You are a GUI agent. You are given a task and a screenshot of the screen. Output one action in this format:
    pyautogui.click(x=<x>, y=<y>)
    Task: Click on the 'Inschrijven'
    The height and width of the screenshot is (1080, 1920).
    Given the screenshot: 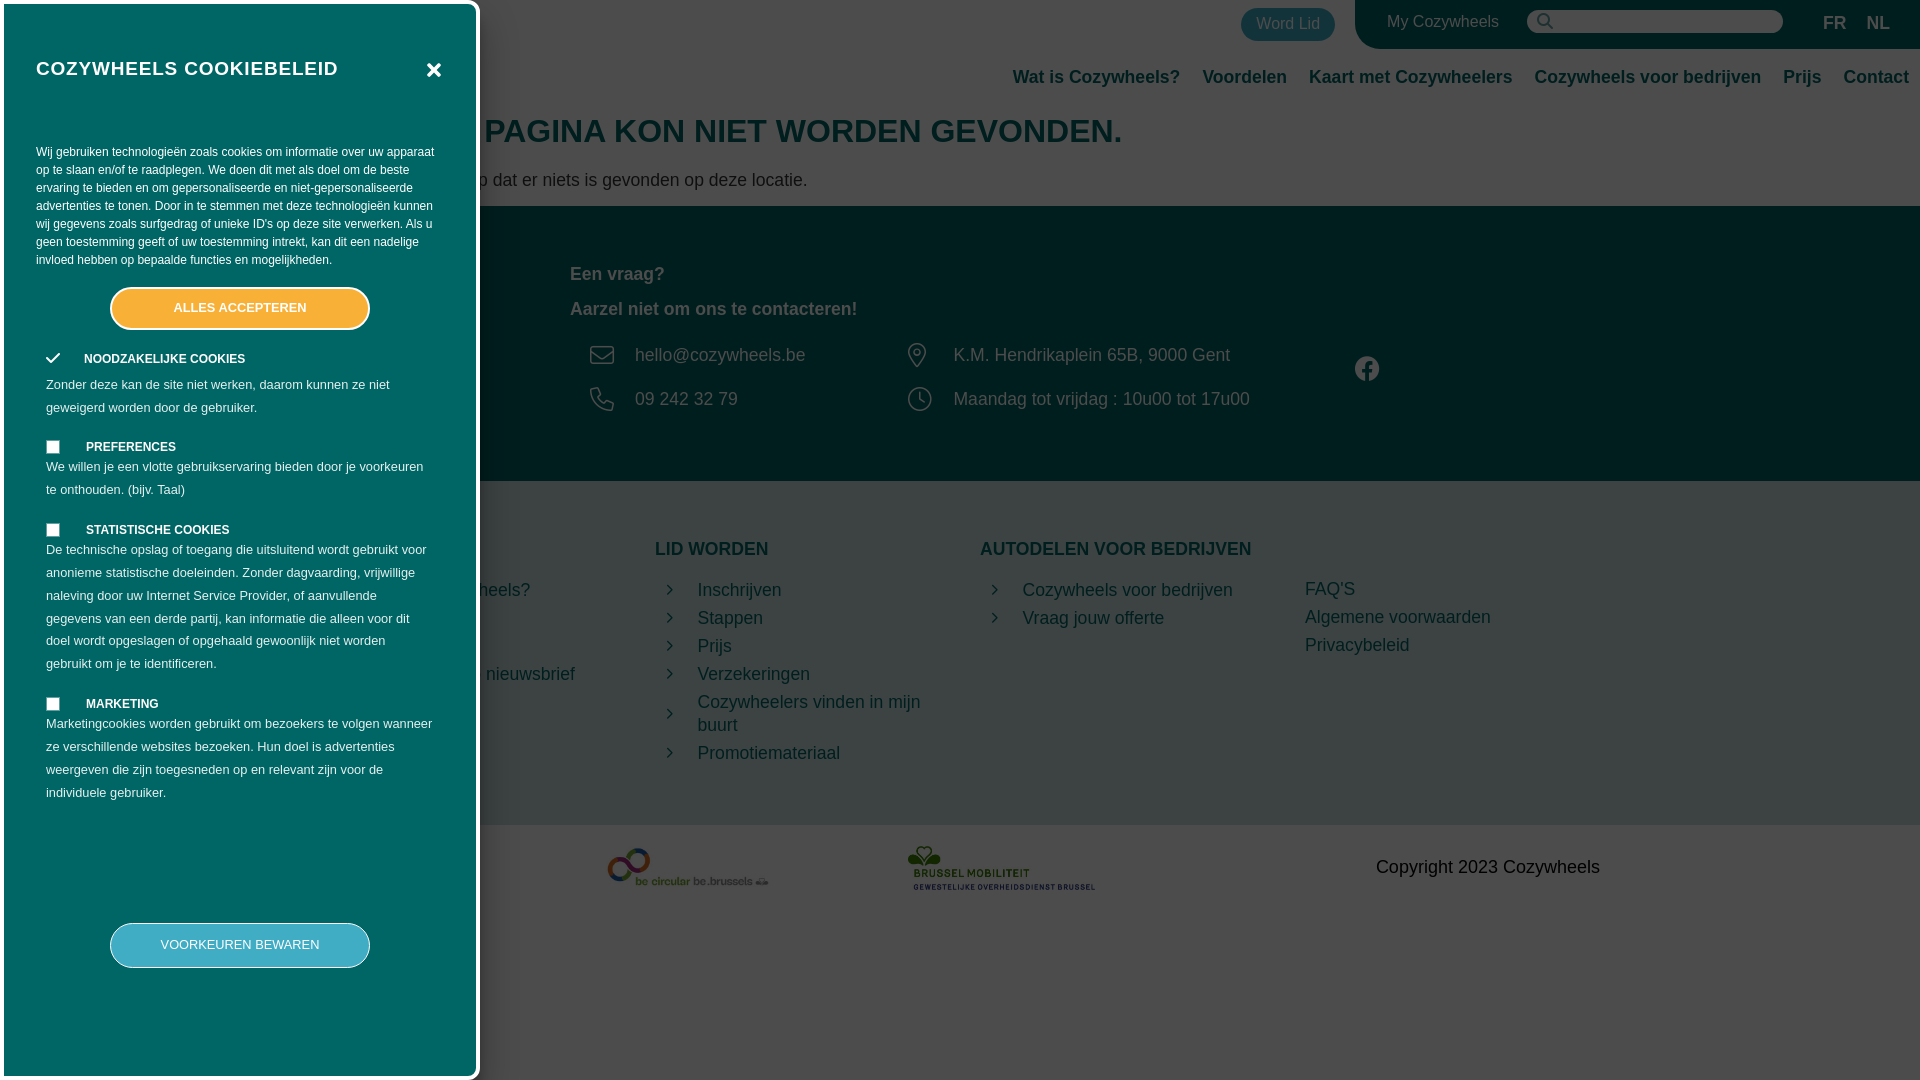 What is the action you would take?
    pyautogui.click(x=654, y=589)
    